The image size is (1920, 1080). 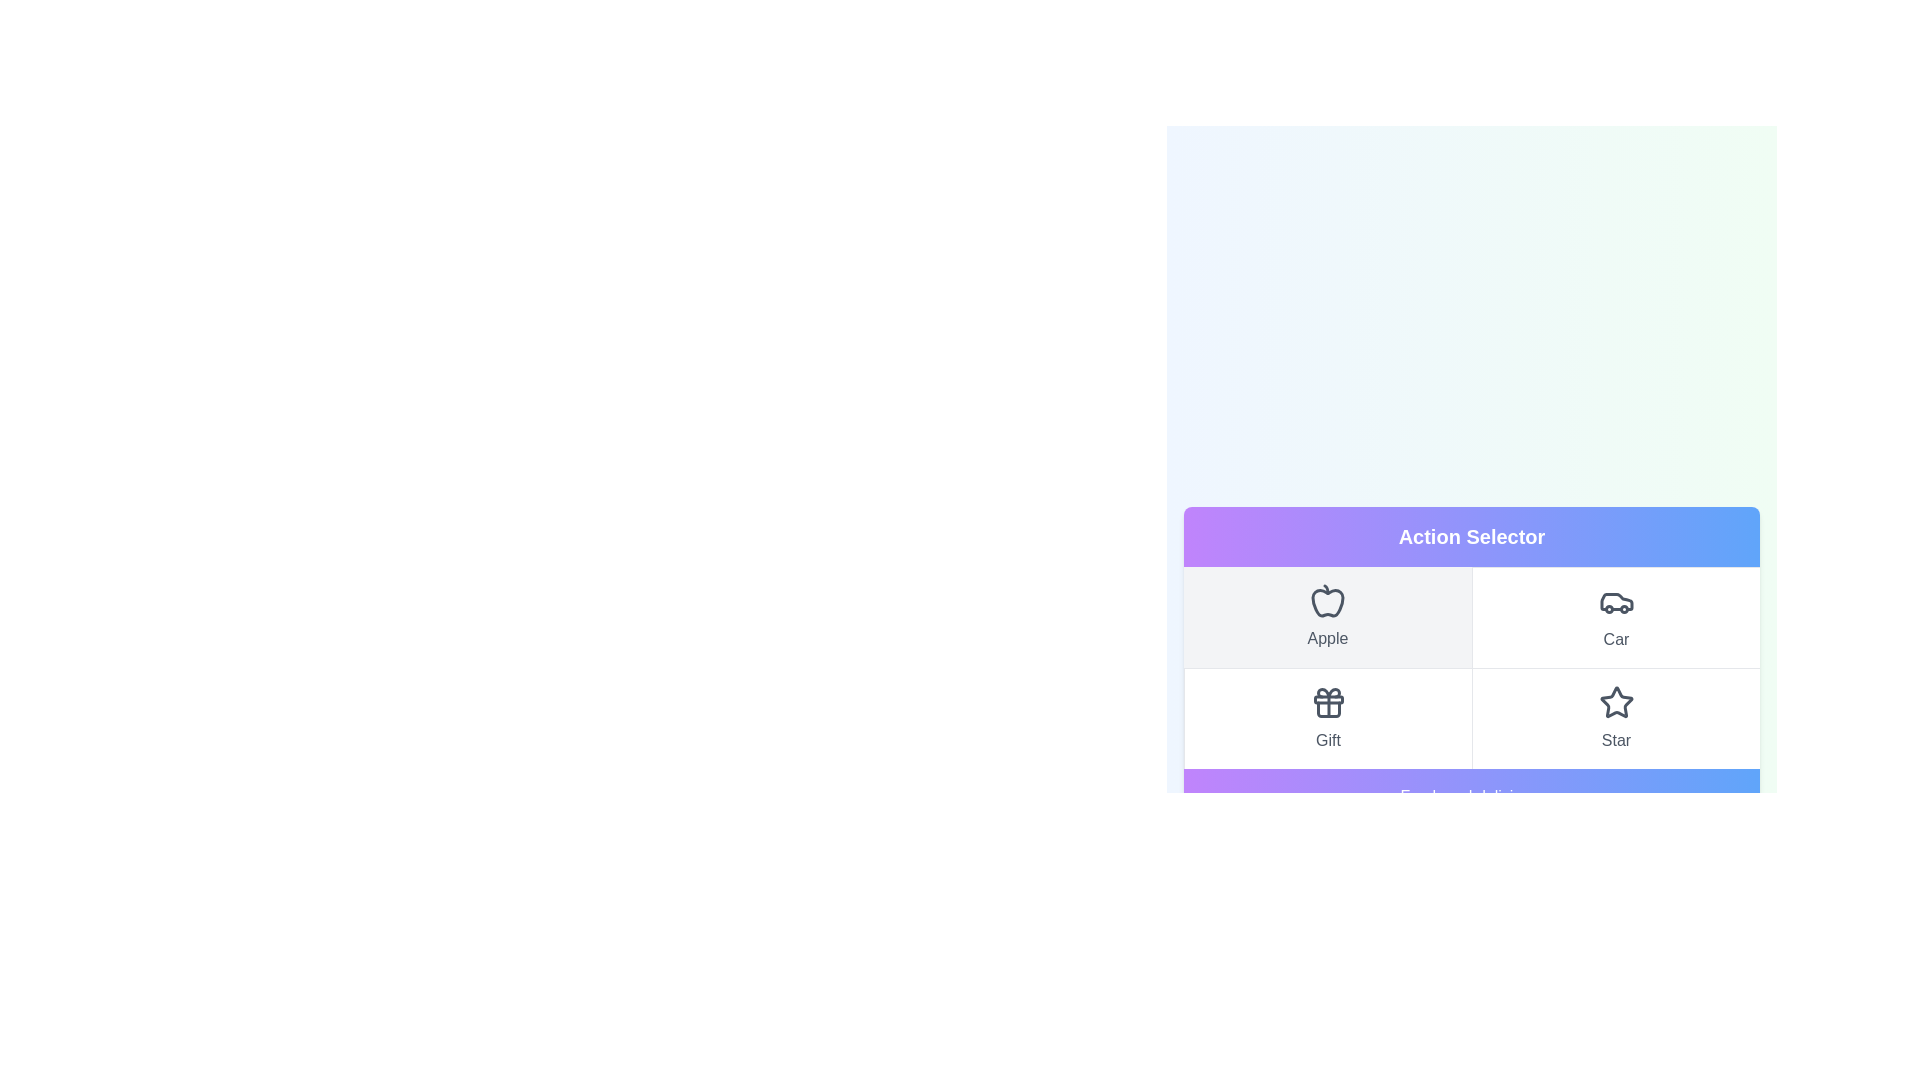 What do you see at coordinates (1616, 716) in the screenshot?
I see `the 'Star' button located in the bottom-right cell of the 2x2 grid layout, beneath the 'Car' element` at bounding box center [1616, 716].